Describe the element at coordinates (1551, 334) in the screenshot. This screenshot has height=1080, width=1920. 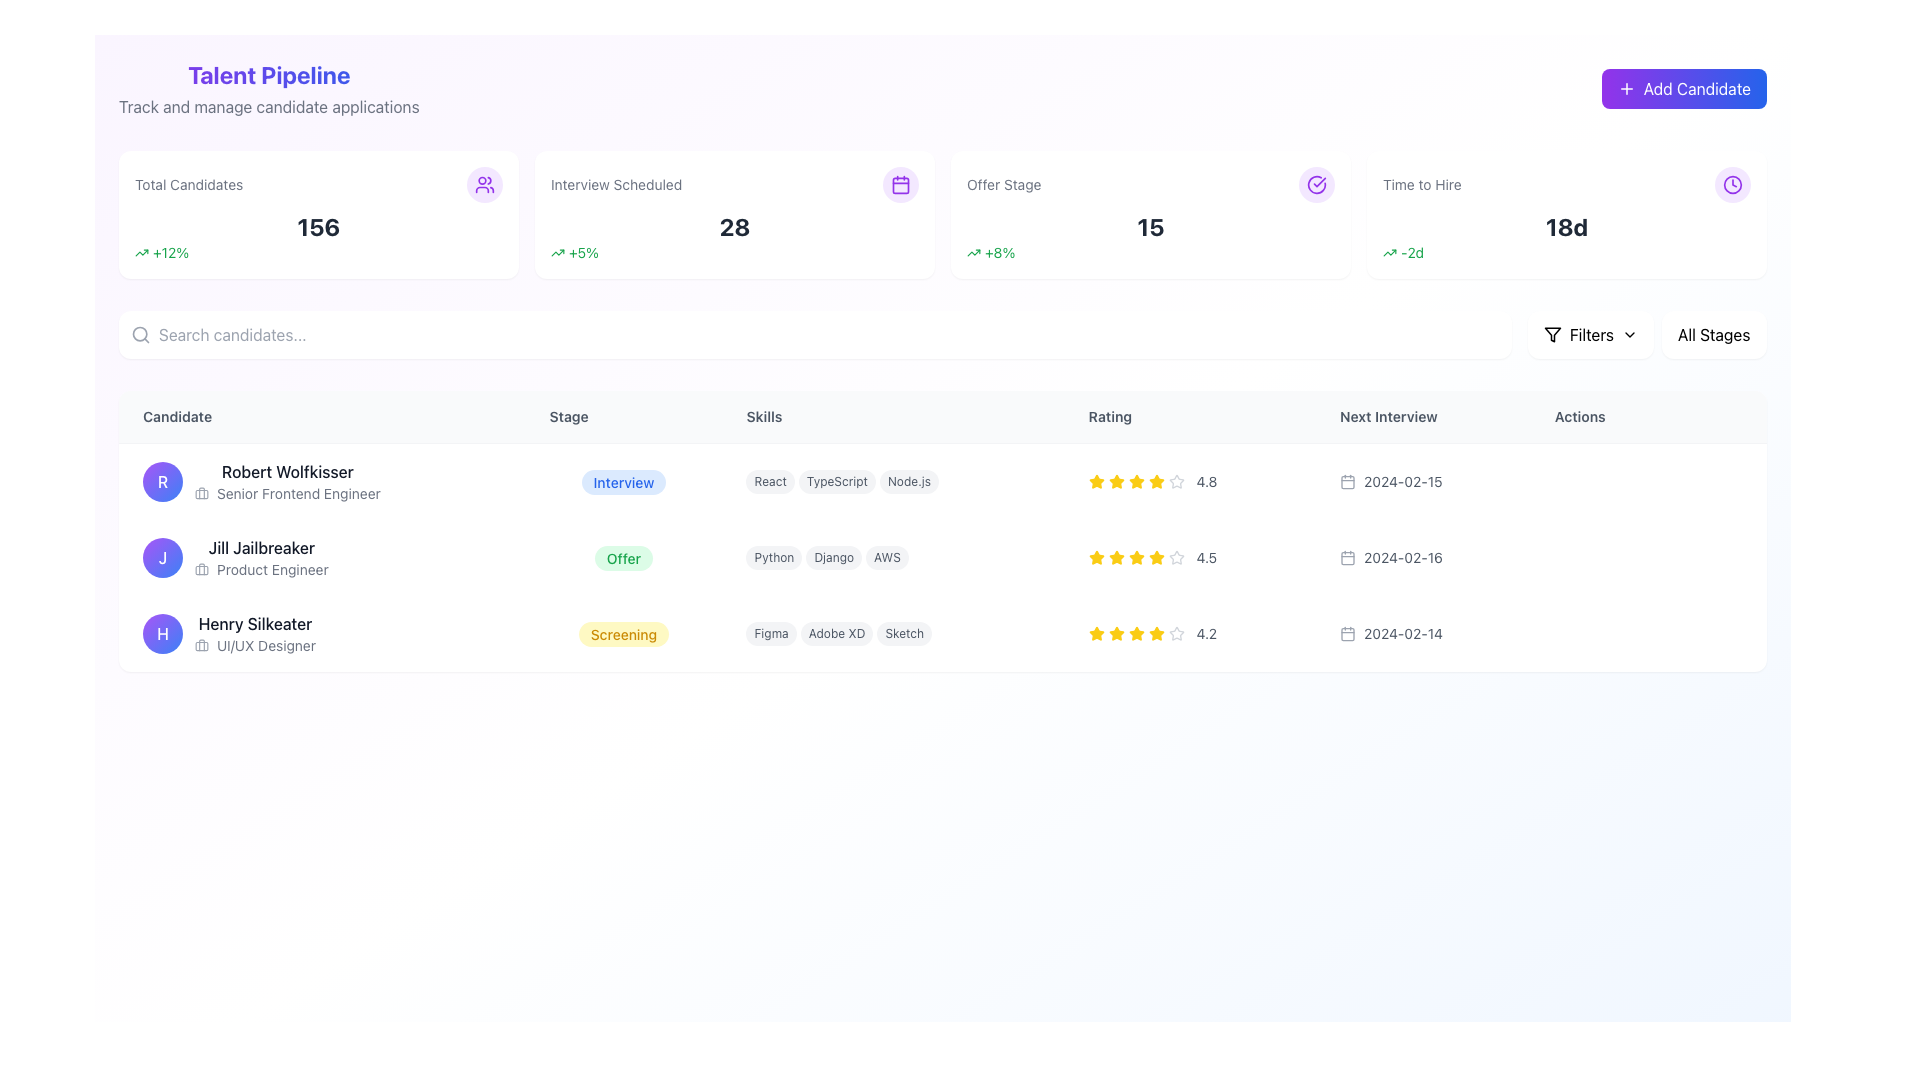
I see `the filter icon located on the left side of the 'Filters' button group in the header bar above the table` at that location.